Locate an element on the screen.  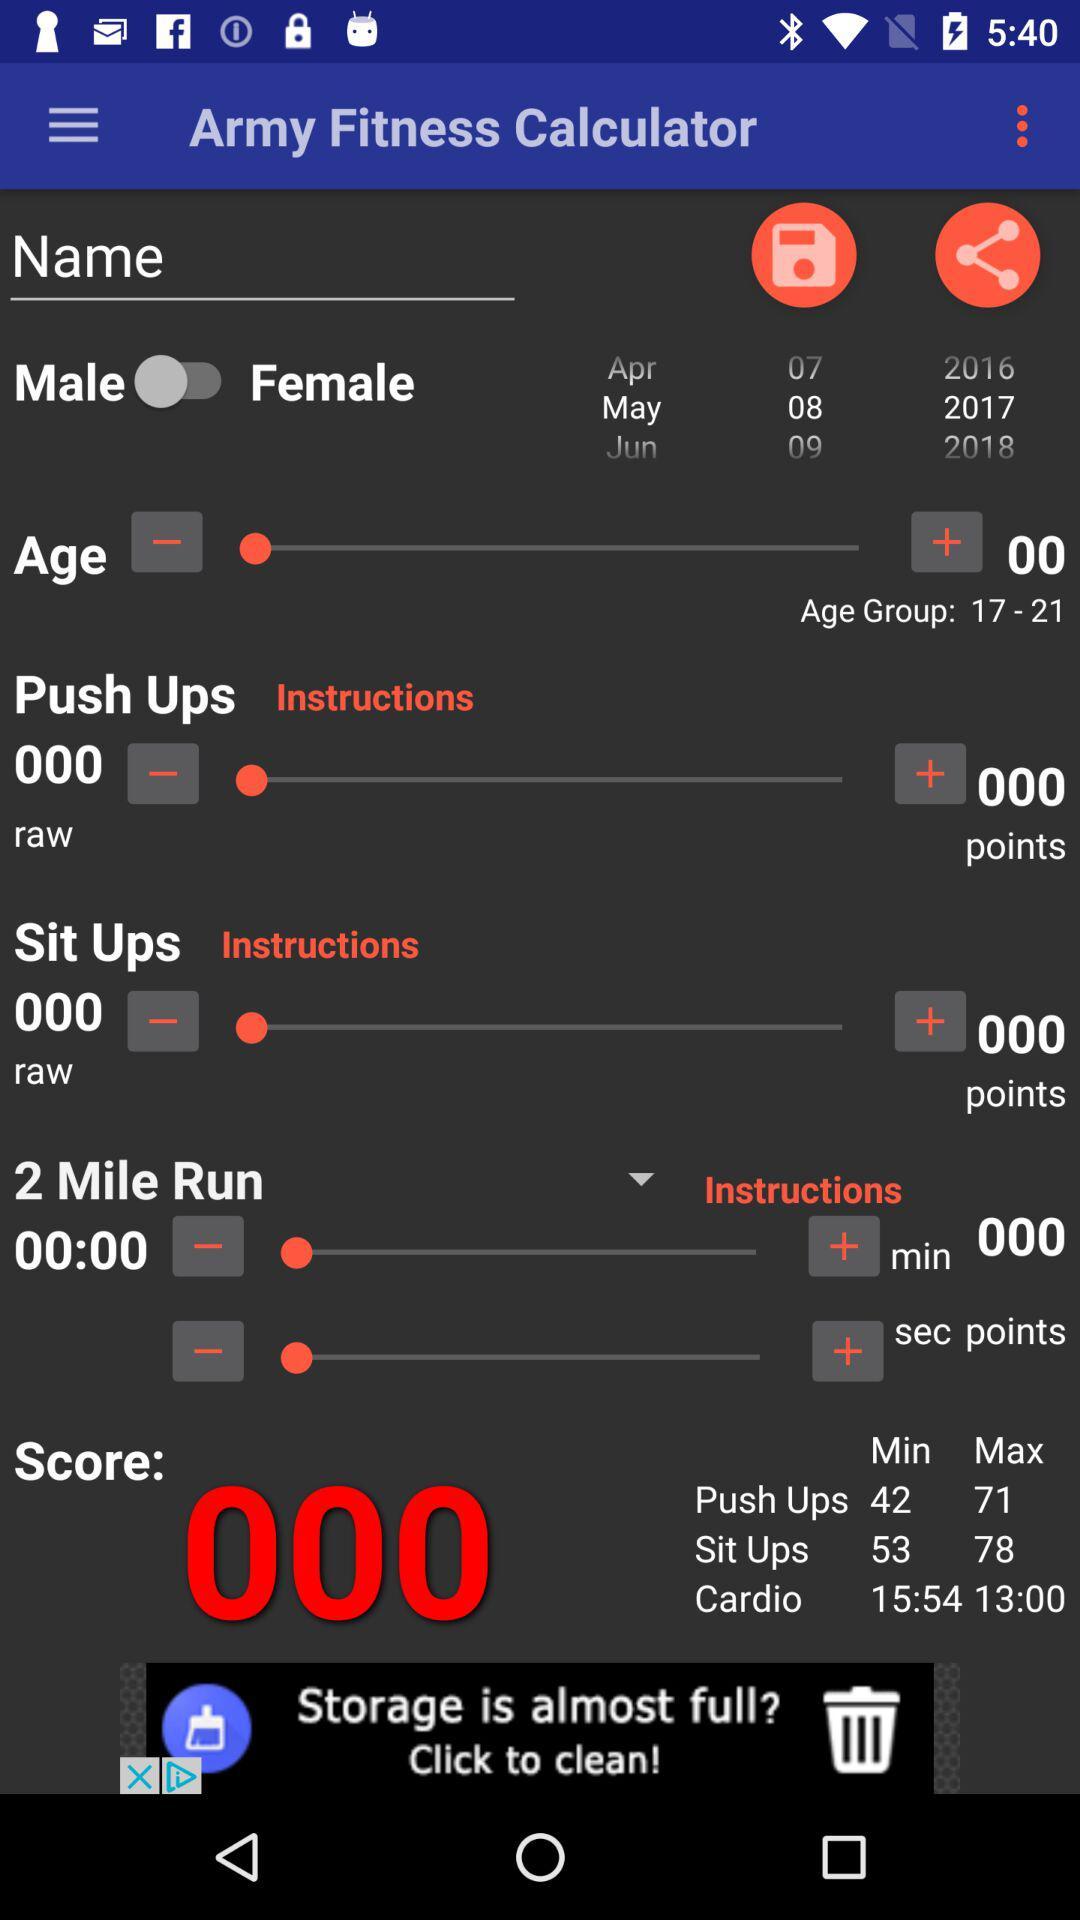
the add icon is located at coordinates (930, 1021).